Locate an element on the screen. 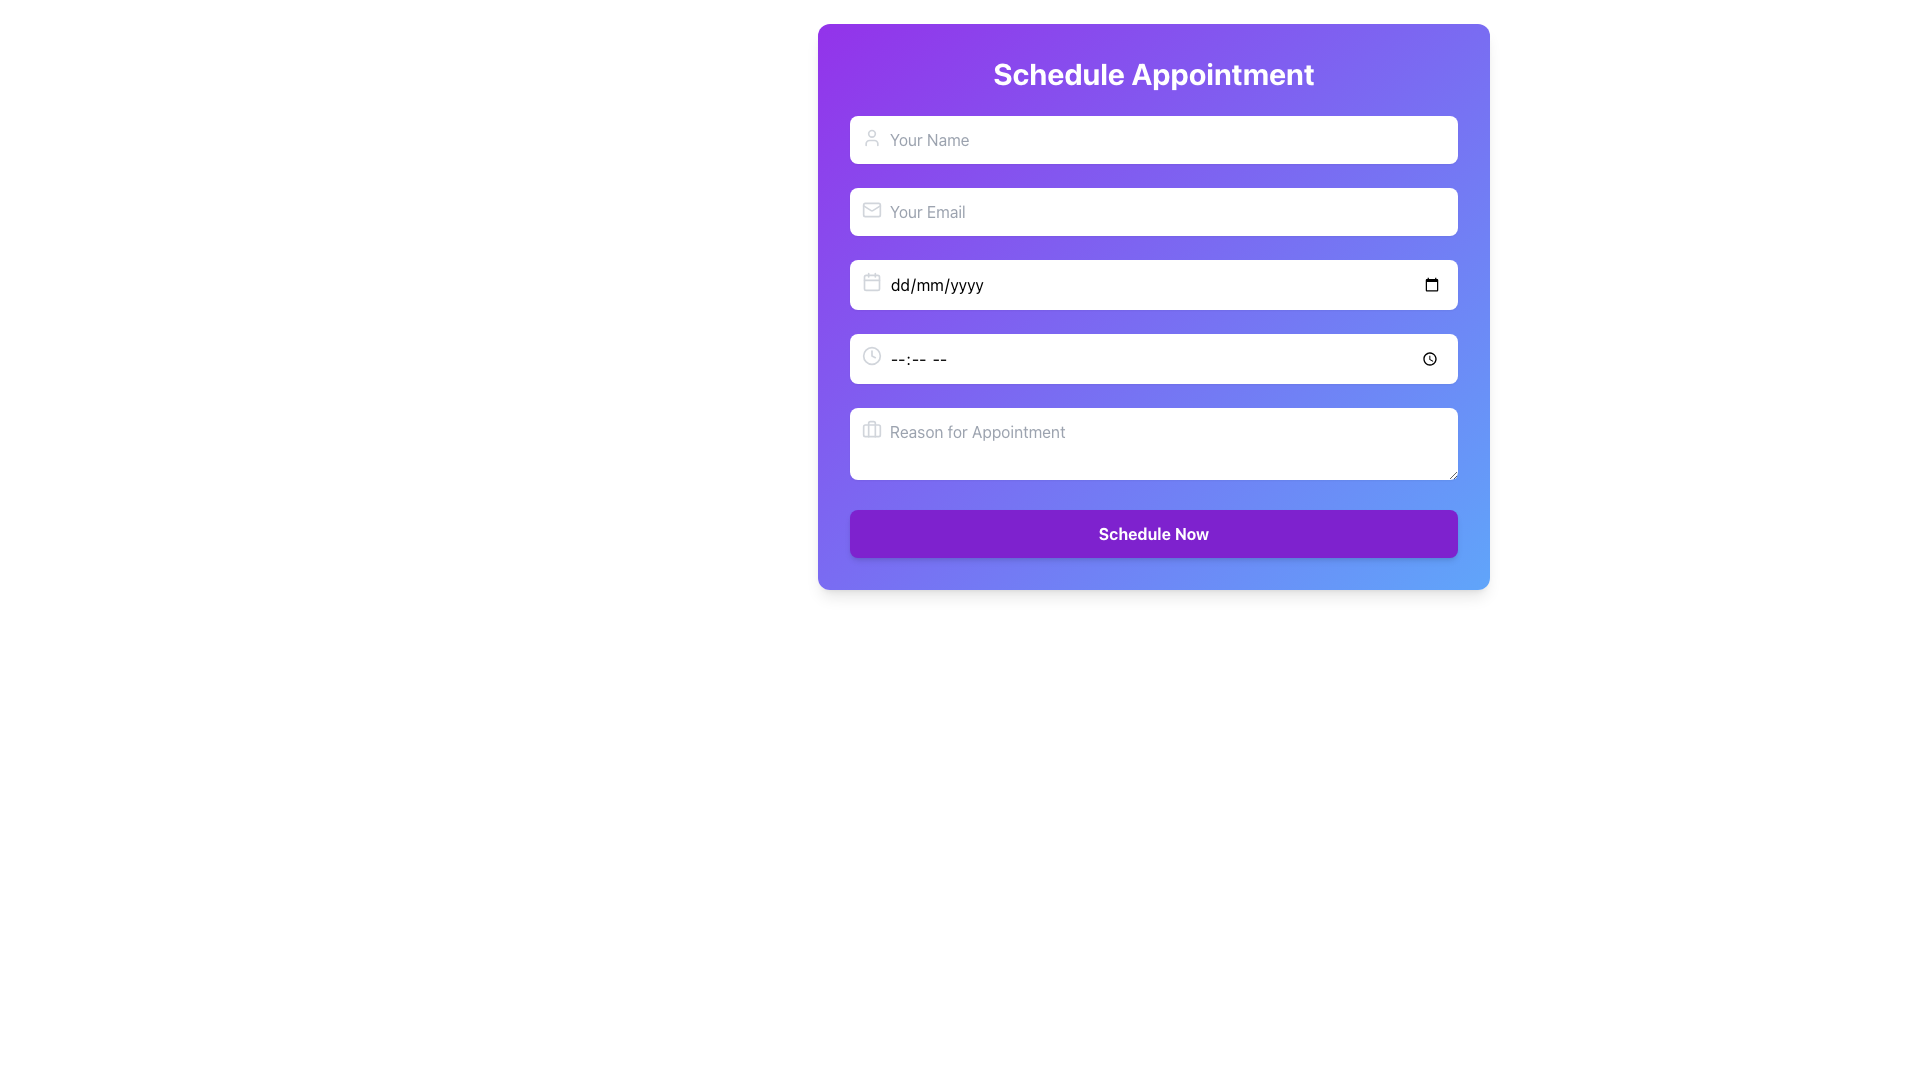 This screenshot has height=1080, width=1920. the email input field with placeholder 'Your Email' to focus the cursor for typing is located at coordinates (1153, 212).